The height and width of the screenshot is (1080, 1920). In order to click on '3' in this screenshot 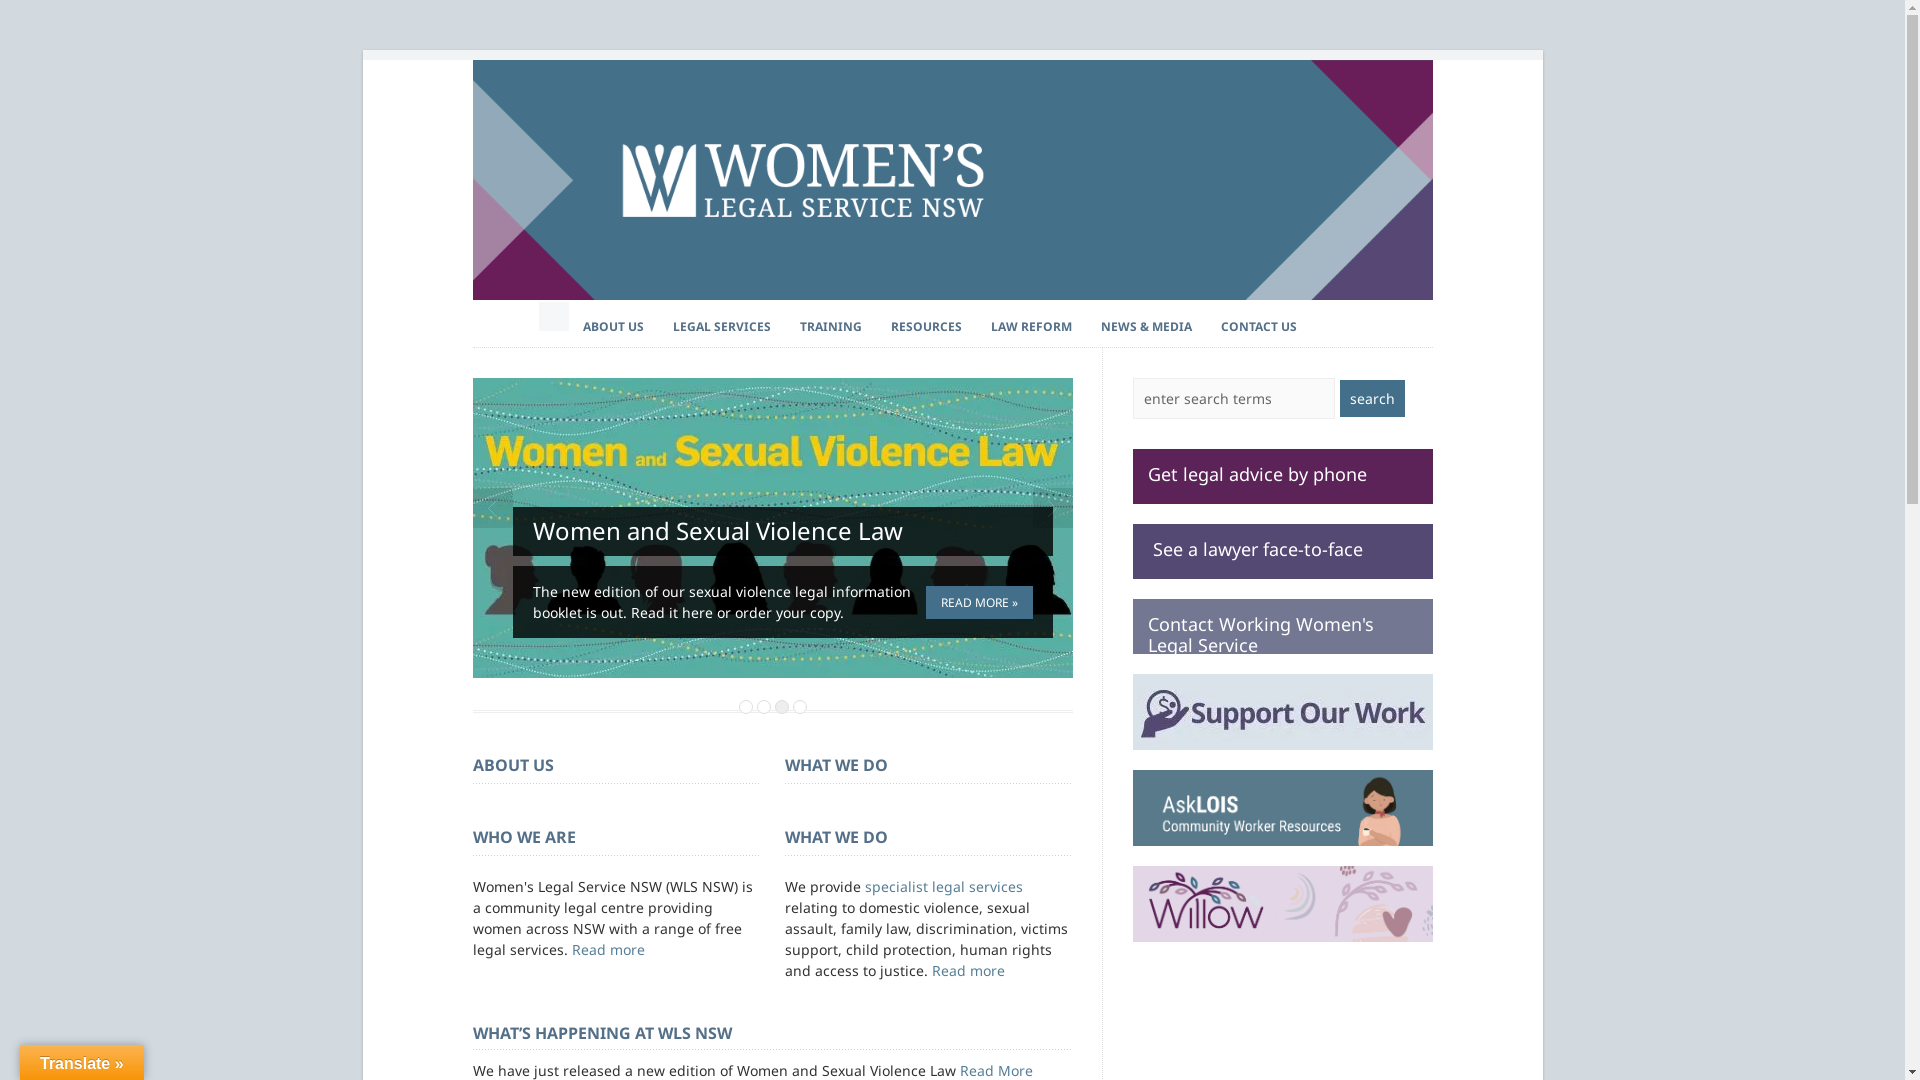, I will do `click(780, 705)`.